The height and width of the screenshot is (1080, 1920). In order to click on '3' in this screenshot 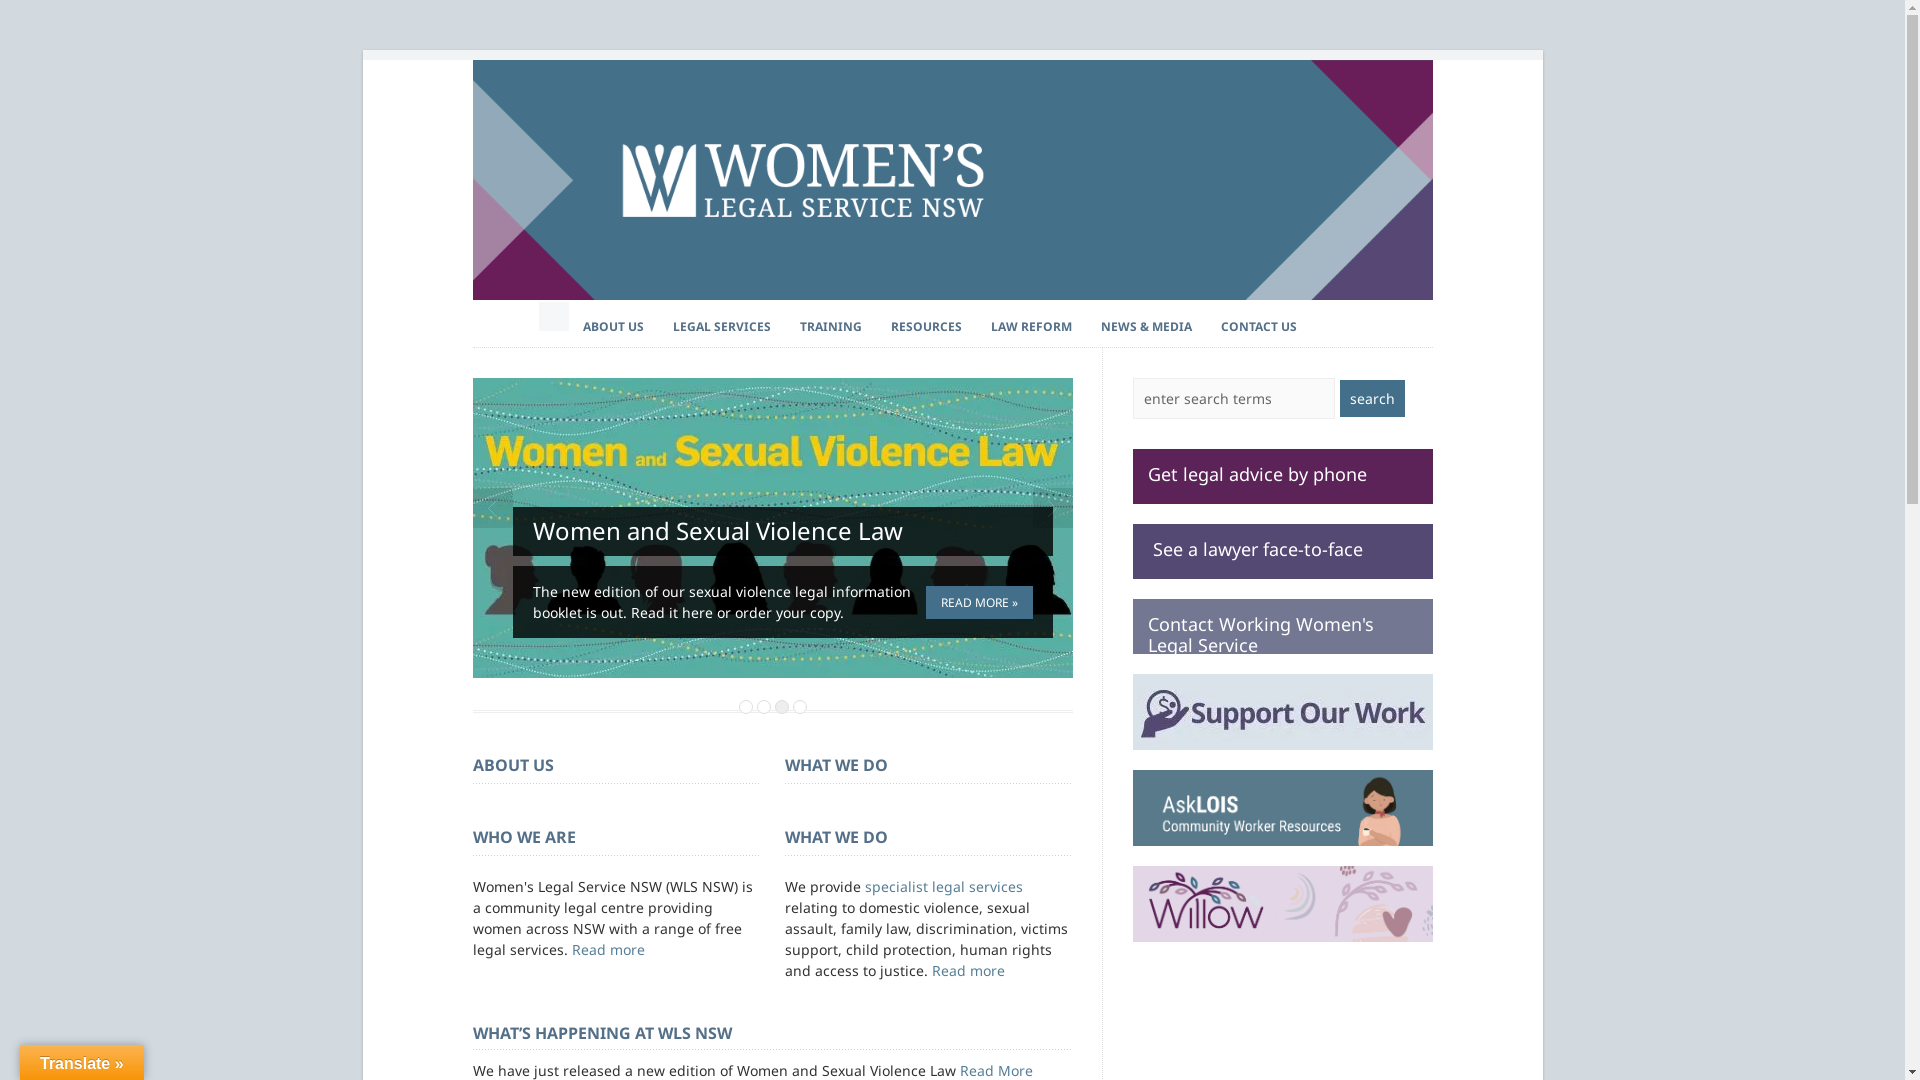, I will do `click(780, 705)`.